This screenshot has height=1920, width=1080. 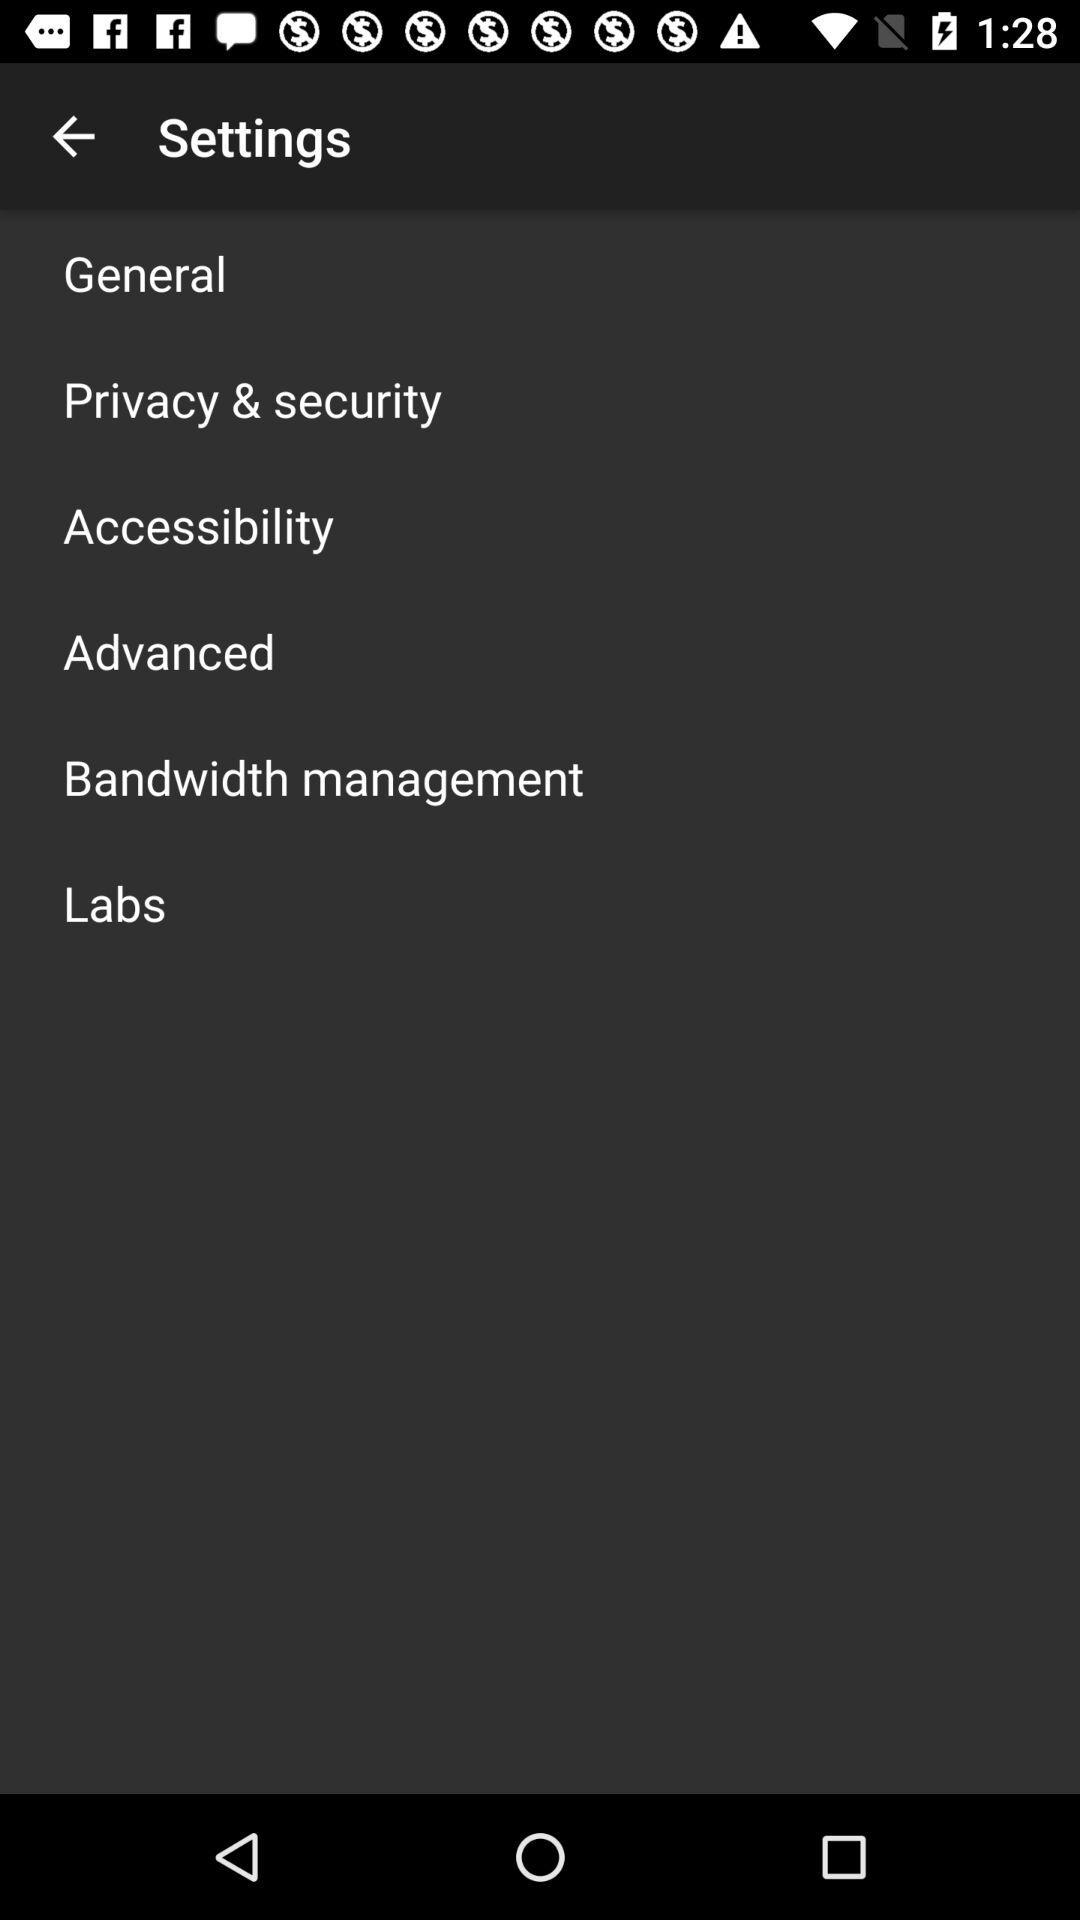 What do you see at coordinates (72, 135) in the screenshot?
I see `item to the left of the settings` at bounding box center [72, 135].